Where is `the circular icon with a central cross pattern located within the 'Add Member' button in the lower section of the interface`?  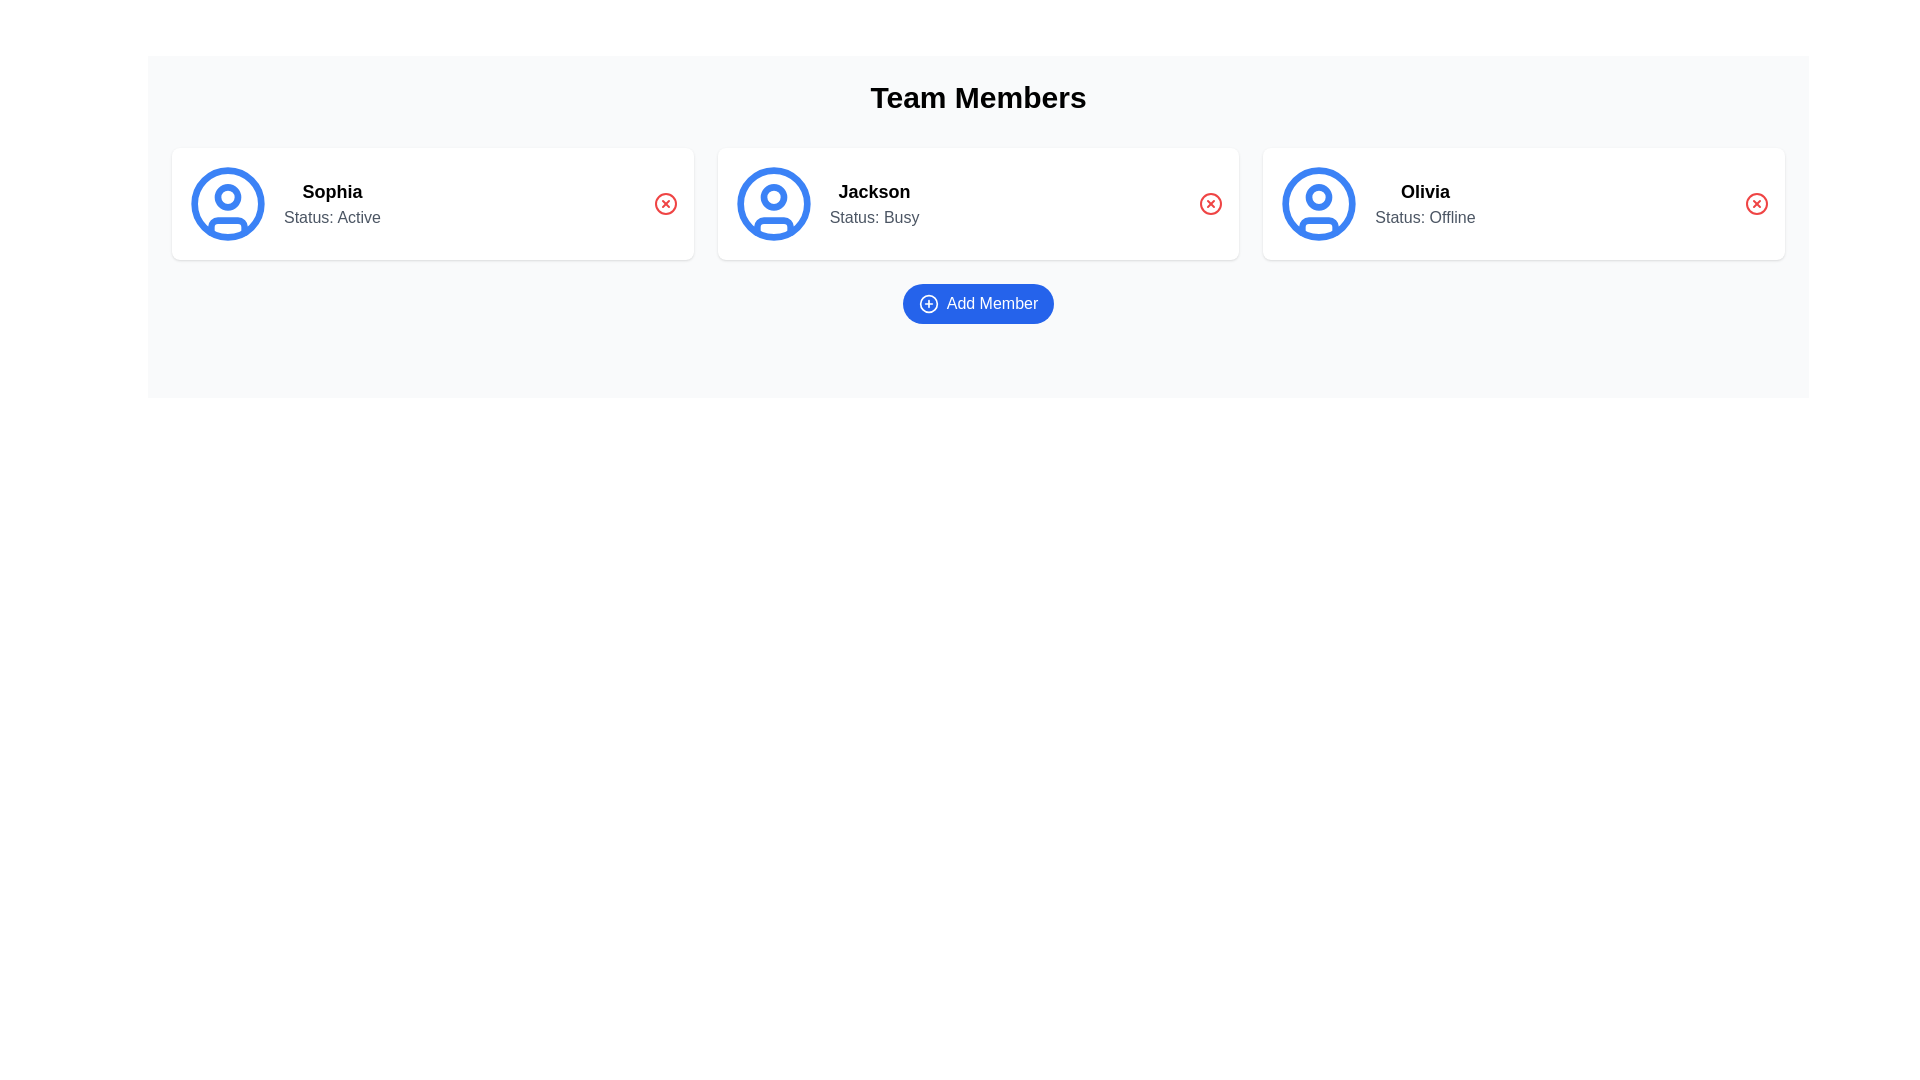
the circular icon with a central cross pattern located within the 'Add Member' button in the lower section of the interface is located at coordinates (927, 304).